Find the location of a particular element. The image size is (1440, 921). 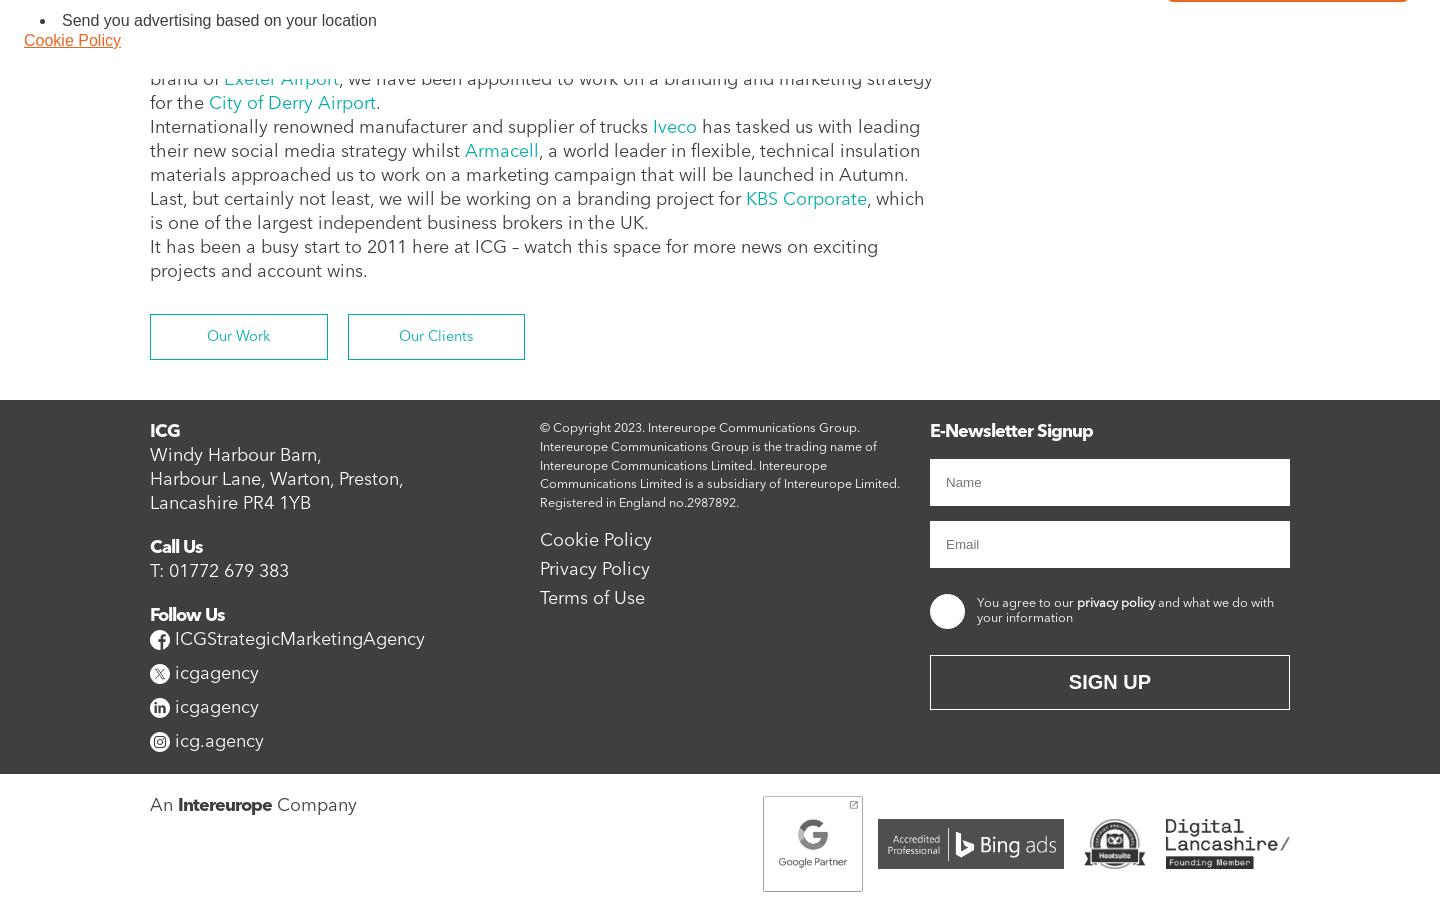

'E-Newsletter Signup' is located at coordinates (1010, 431).